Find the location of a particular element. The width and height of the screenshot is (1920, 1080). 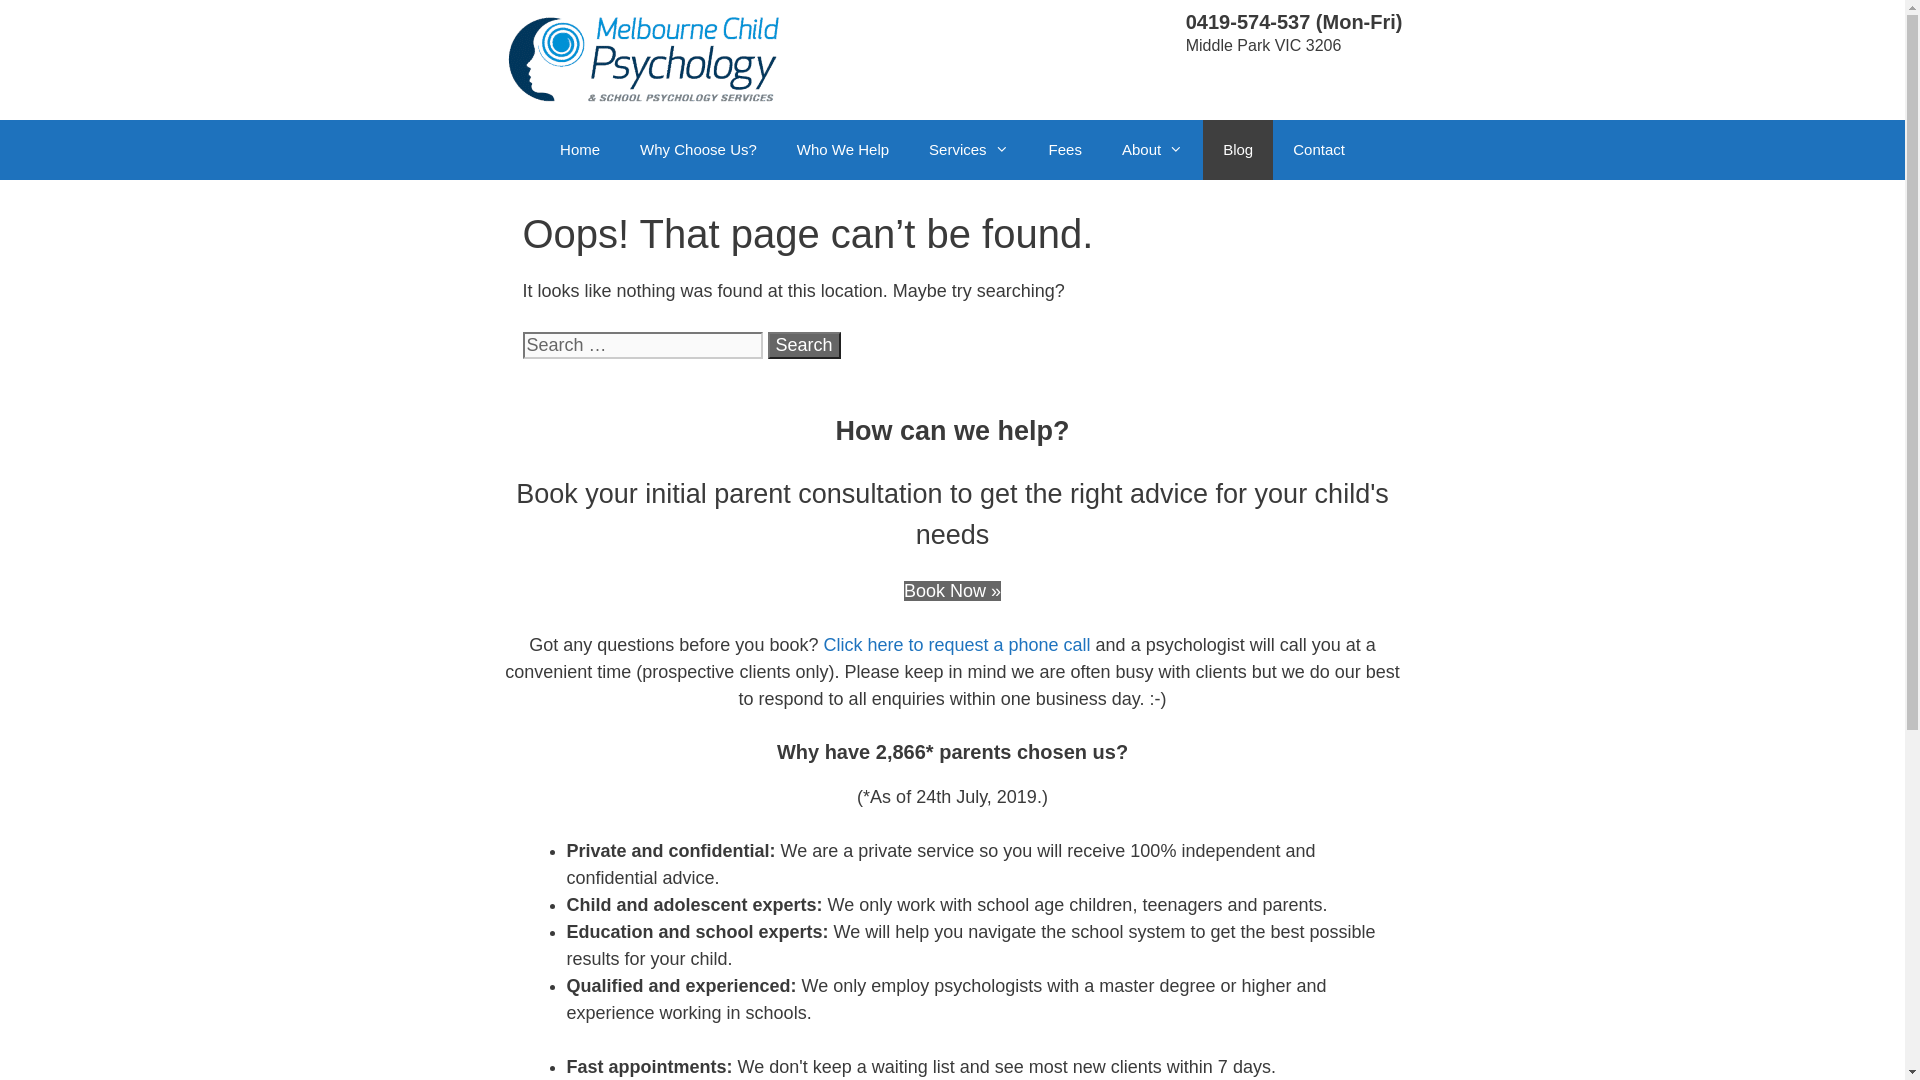

'About' is located at coordinates (1101, 149).